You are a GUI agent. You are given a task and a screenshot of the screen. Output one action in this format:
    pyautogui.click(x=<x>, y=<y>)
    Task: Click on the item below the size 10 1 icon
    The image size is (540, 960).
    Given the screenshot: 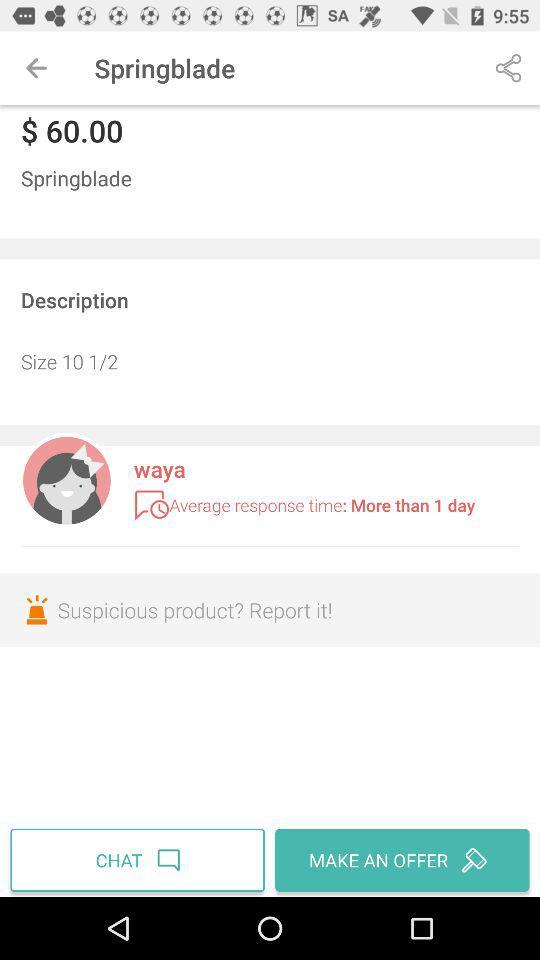 What is the action you would take?
    pyautogui.click(x=66, y=478)
    